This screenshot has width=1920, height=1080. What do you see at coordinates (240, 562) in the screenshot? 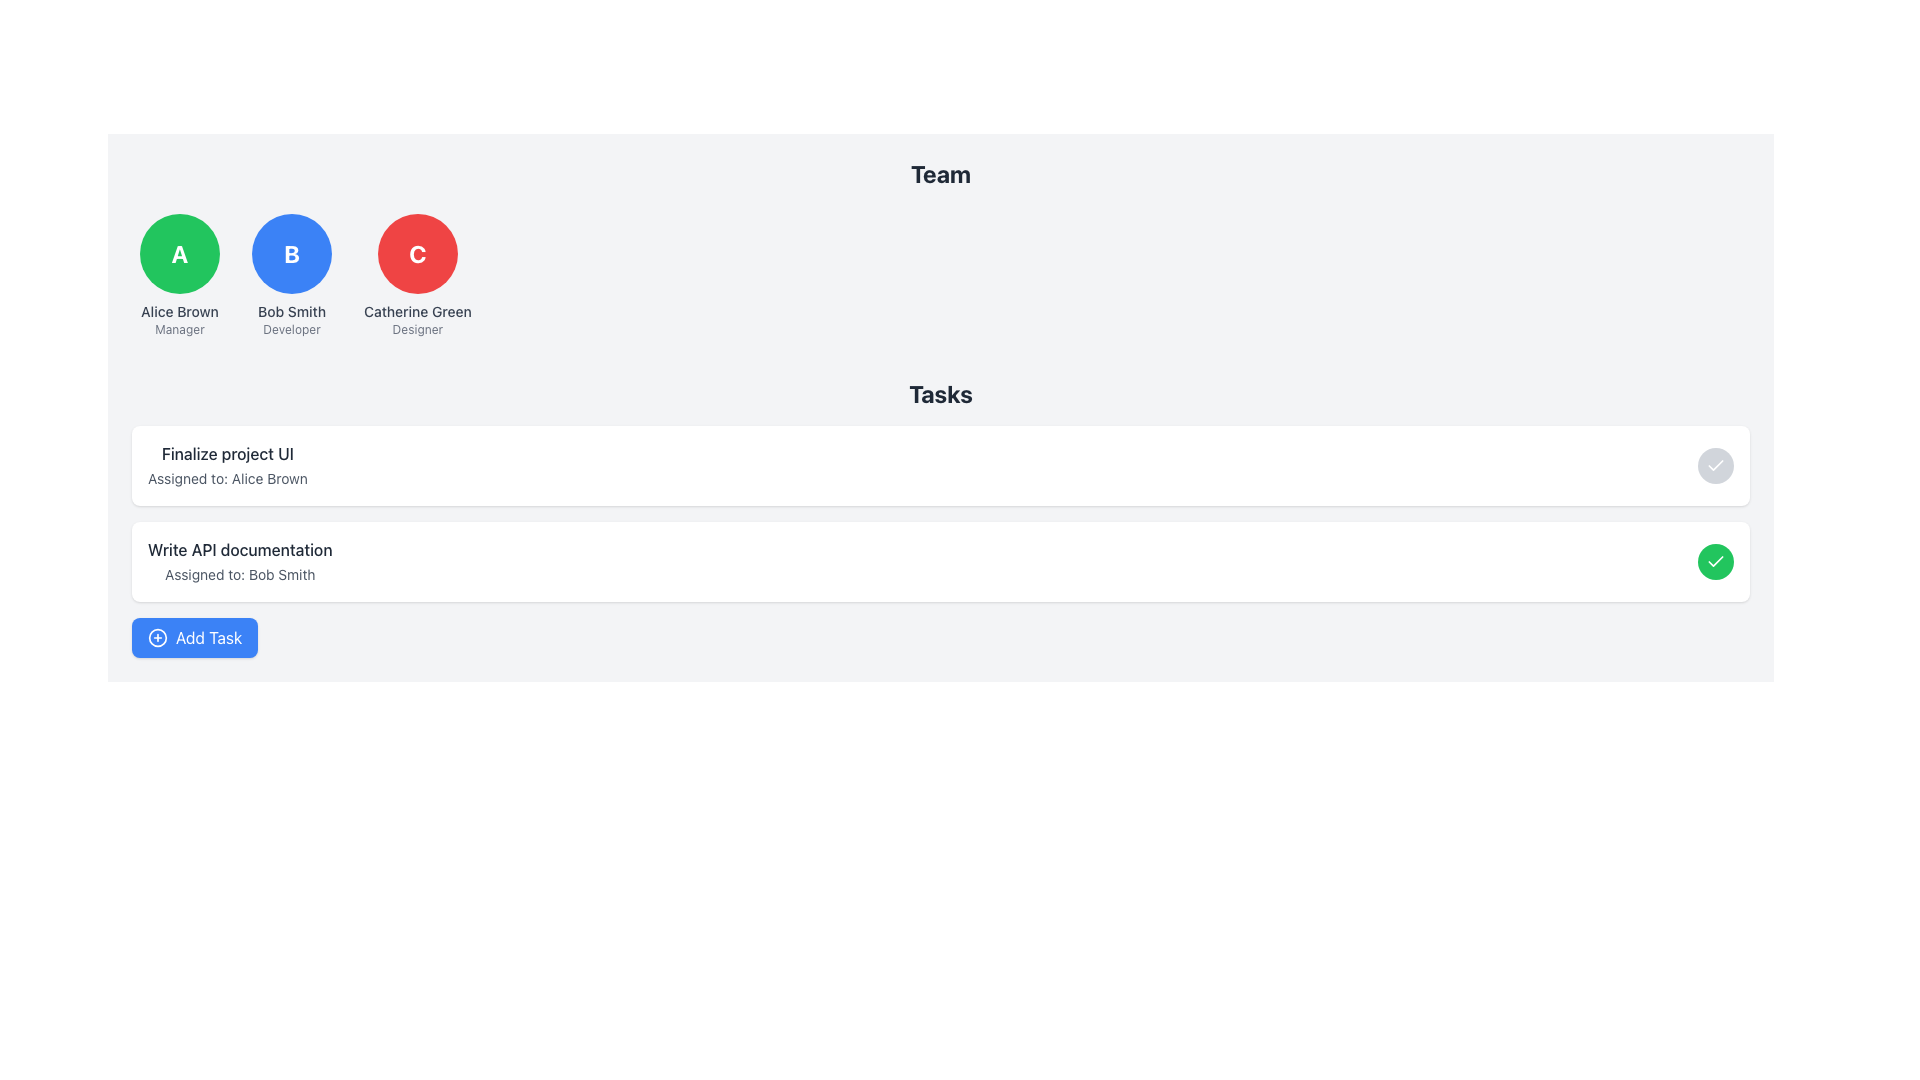
I see `the composite text label that reads 'Write API documentation' with the subtitle 'Assigned to: Bob Smith', which is centrally aligned within the task card component located in the Tasks section` at bounding box center [240, 562].